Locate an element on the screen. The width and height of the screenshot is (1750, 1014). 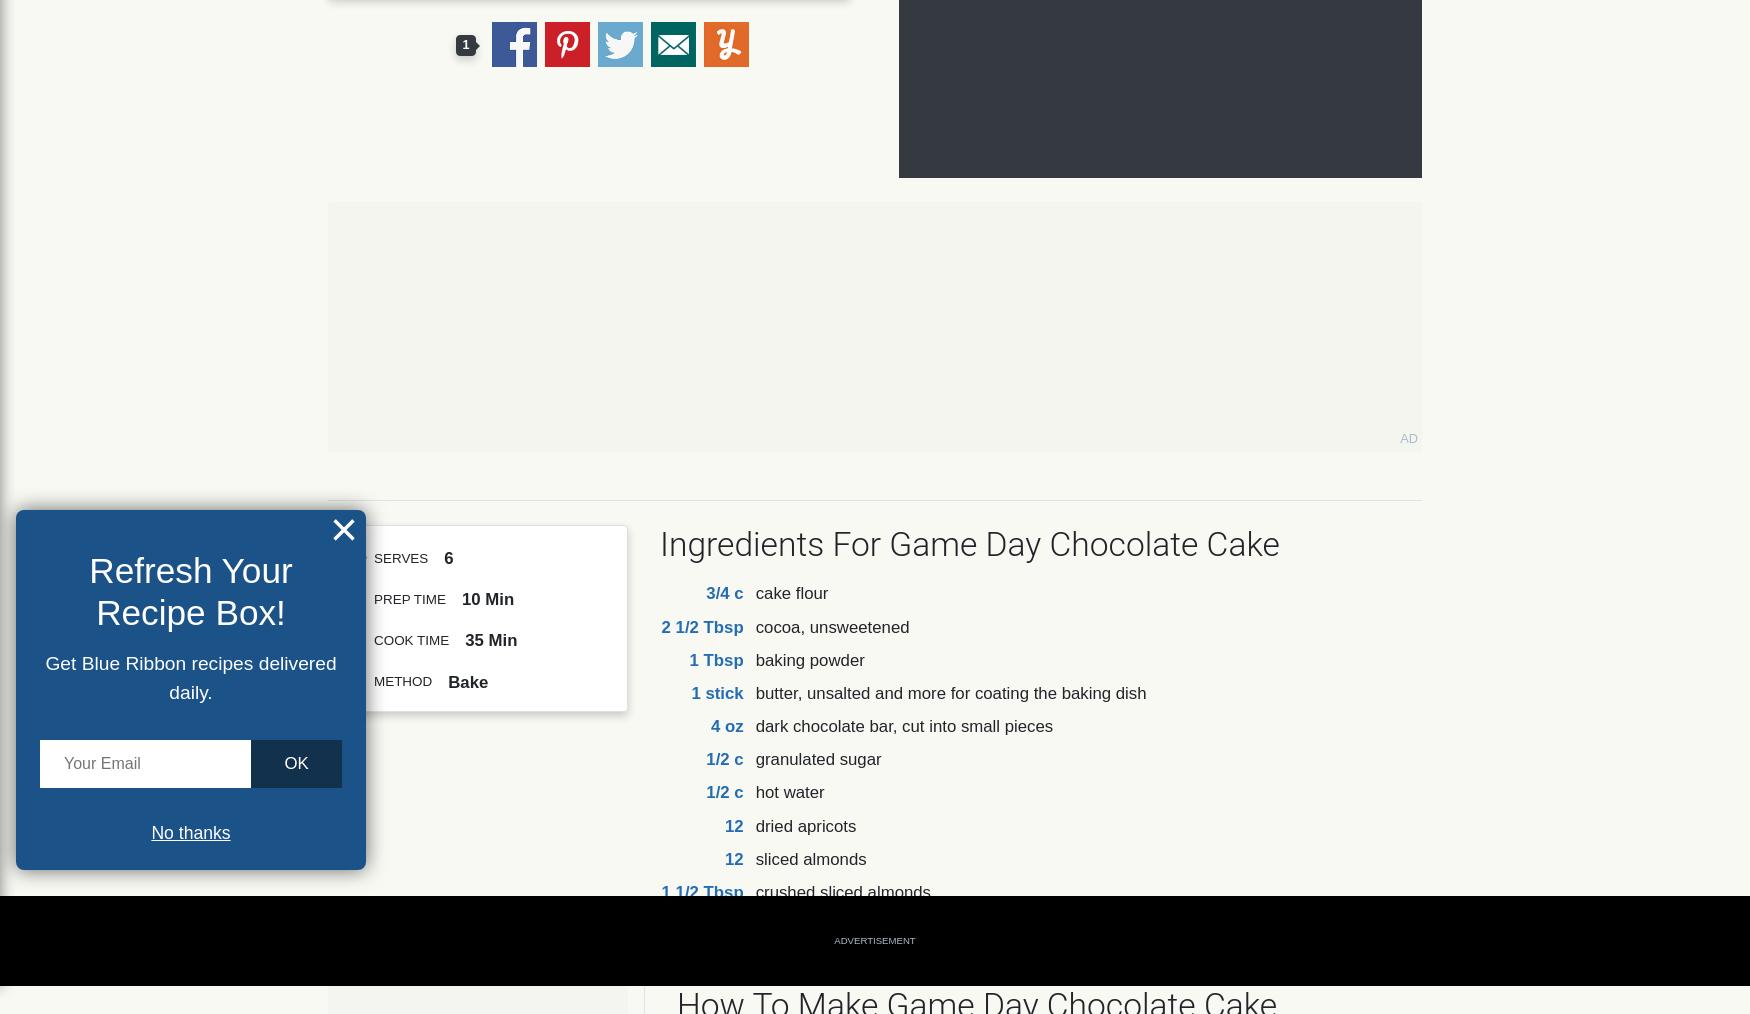
'6' is located at coordinates (448, 557).